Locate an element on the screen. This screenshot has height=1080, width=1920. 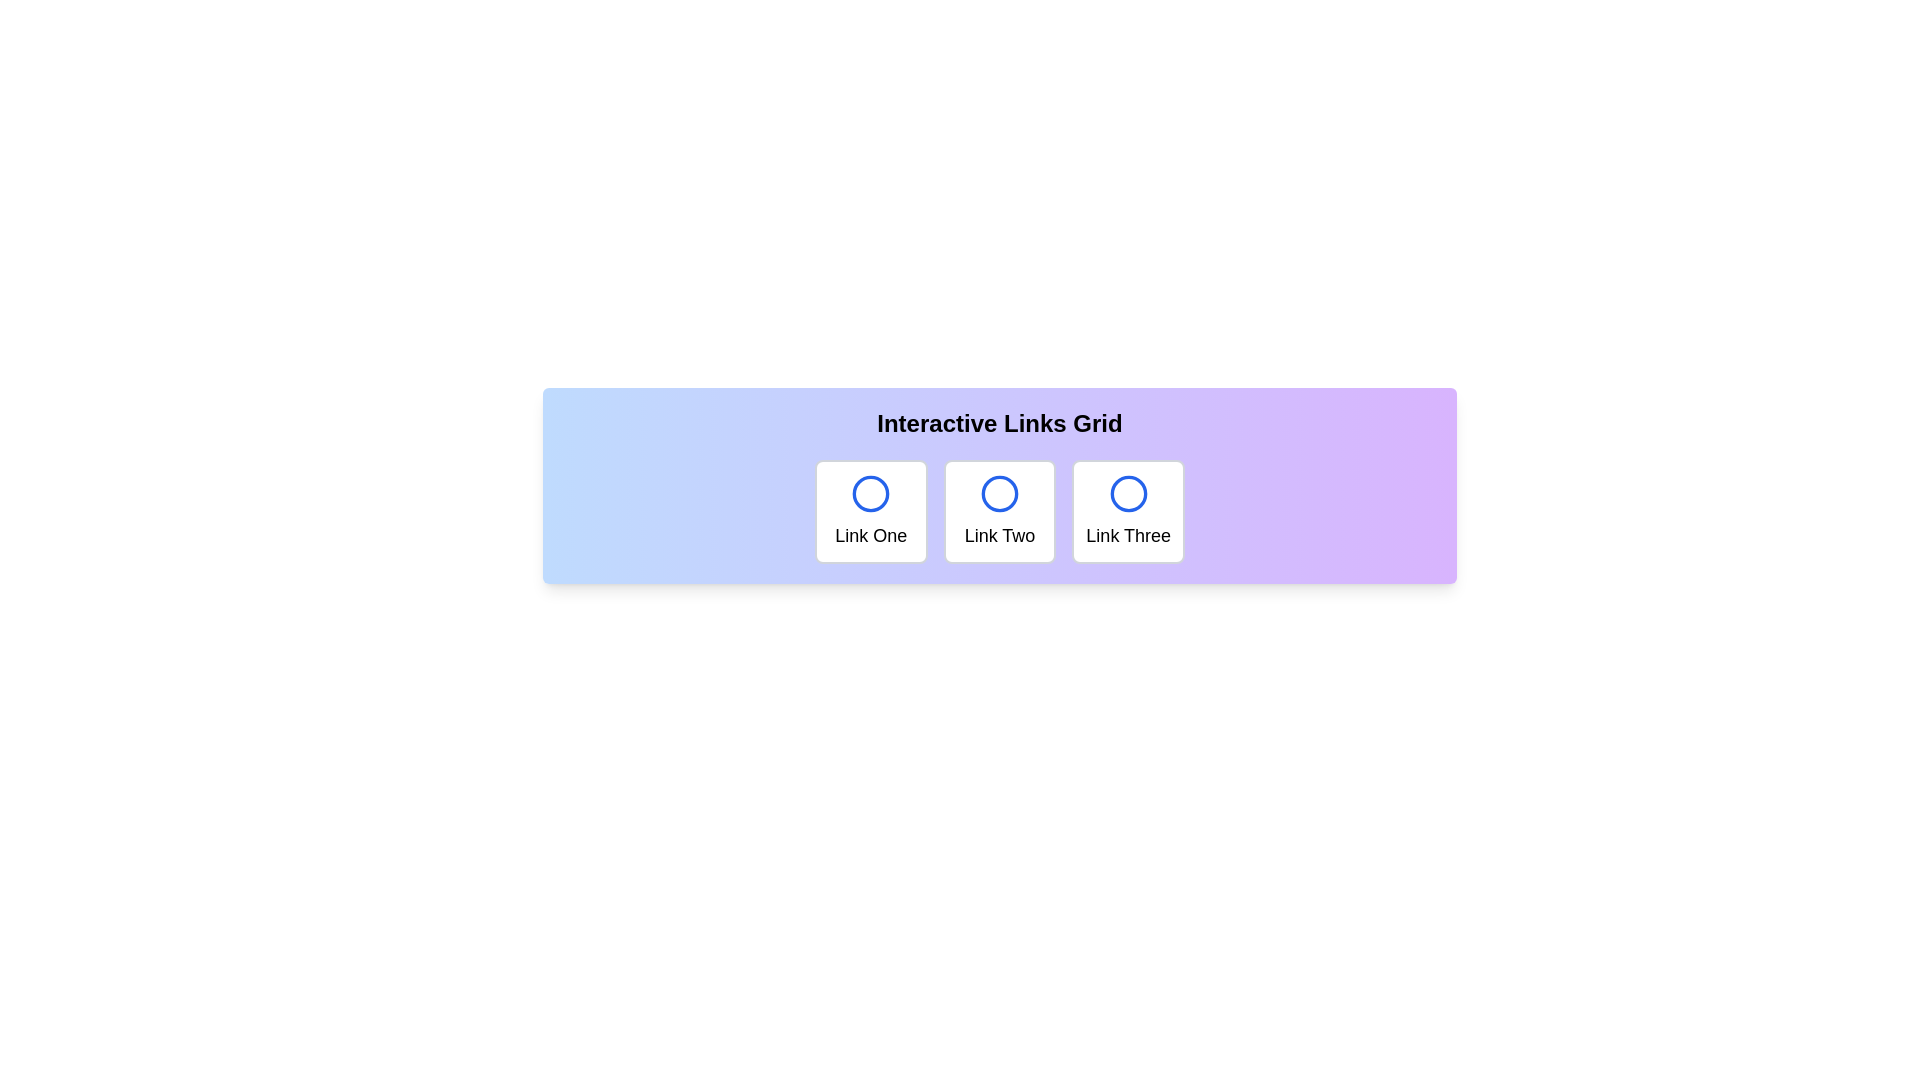
the third circular element with a blue stroke and white background in the 'Interactive Links Grid' below 'Link Three.' is located at coordinates (1128, 493).